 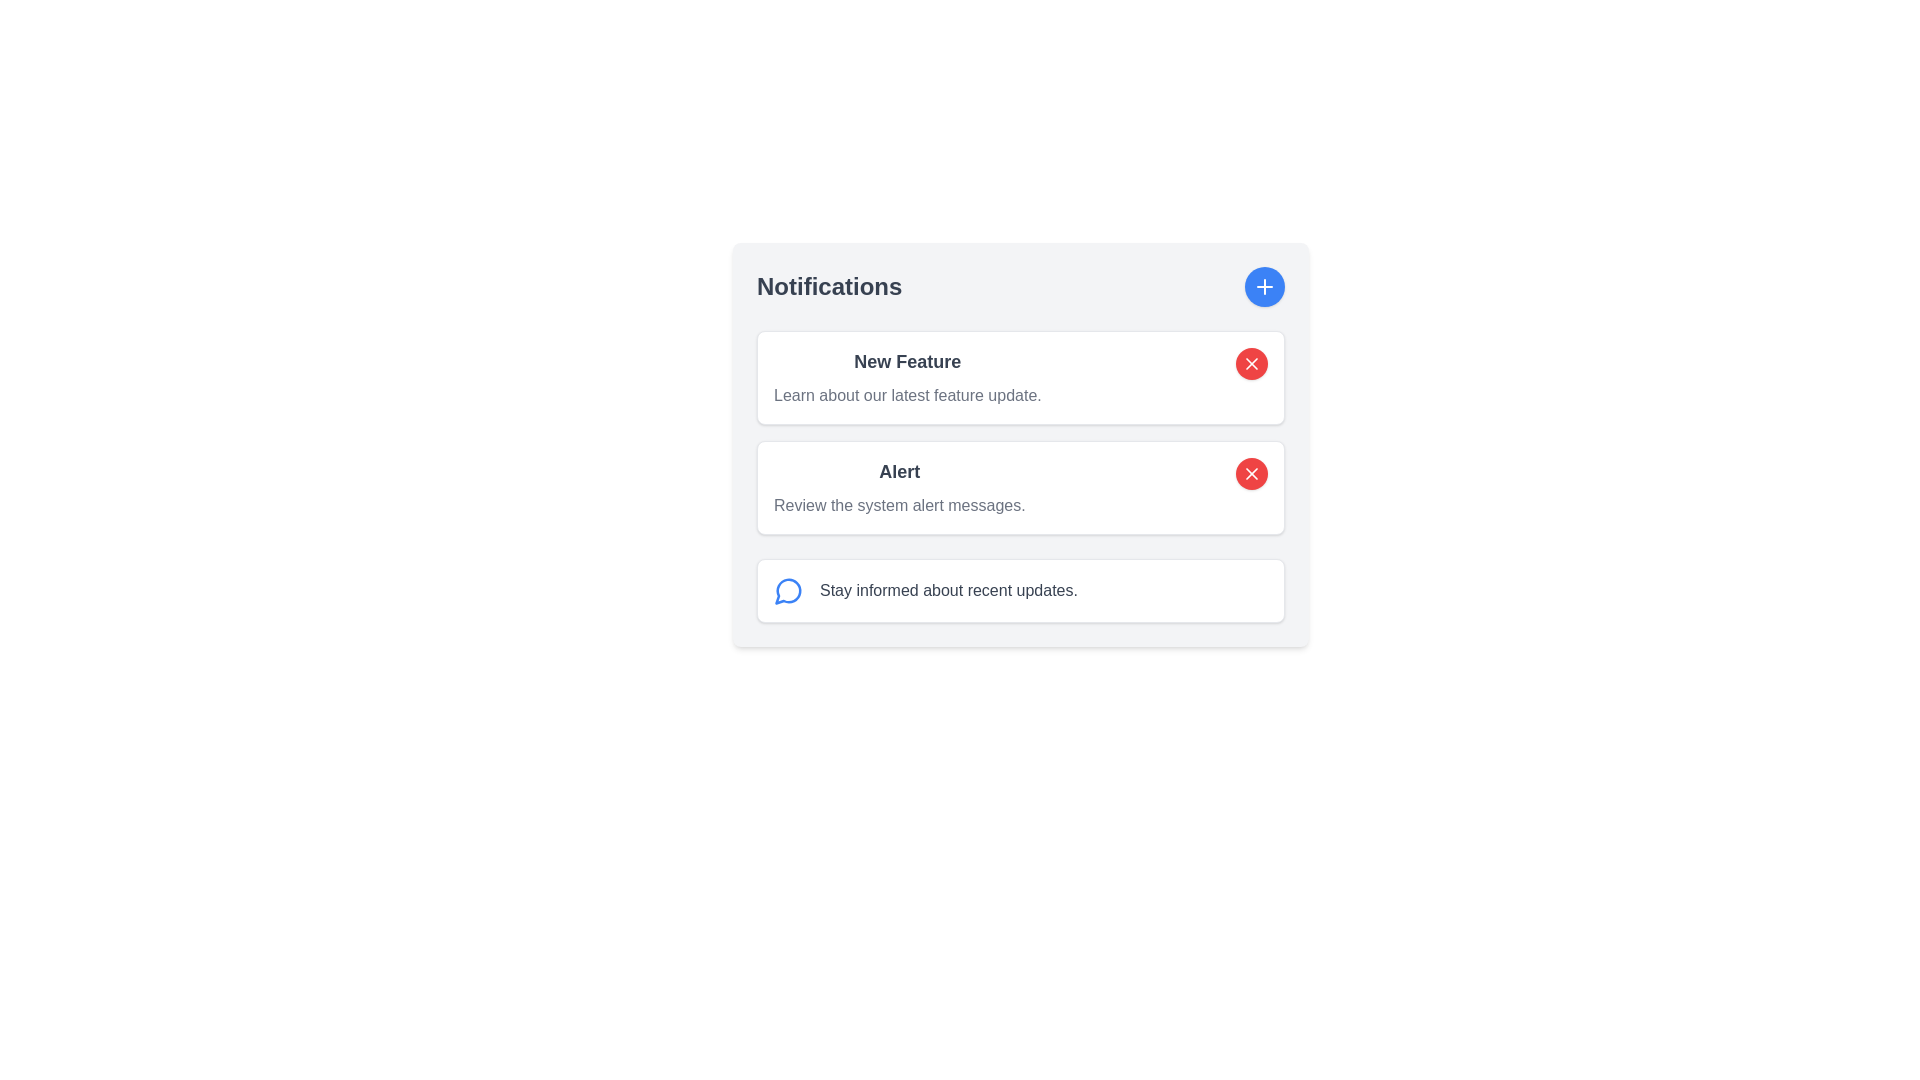 I want to click on the 'Alert' text label, which is displayed in bold dark gray font and is centrally placed above the description line in the 'New Feature' section, so click(x=898, y=471).